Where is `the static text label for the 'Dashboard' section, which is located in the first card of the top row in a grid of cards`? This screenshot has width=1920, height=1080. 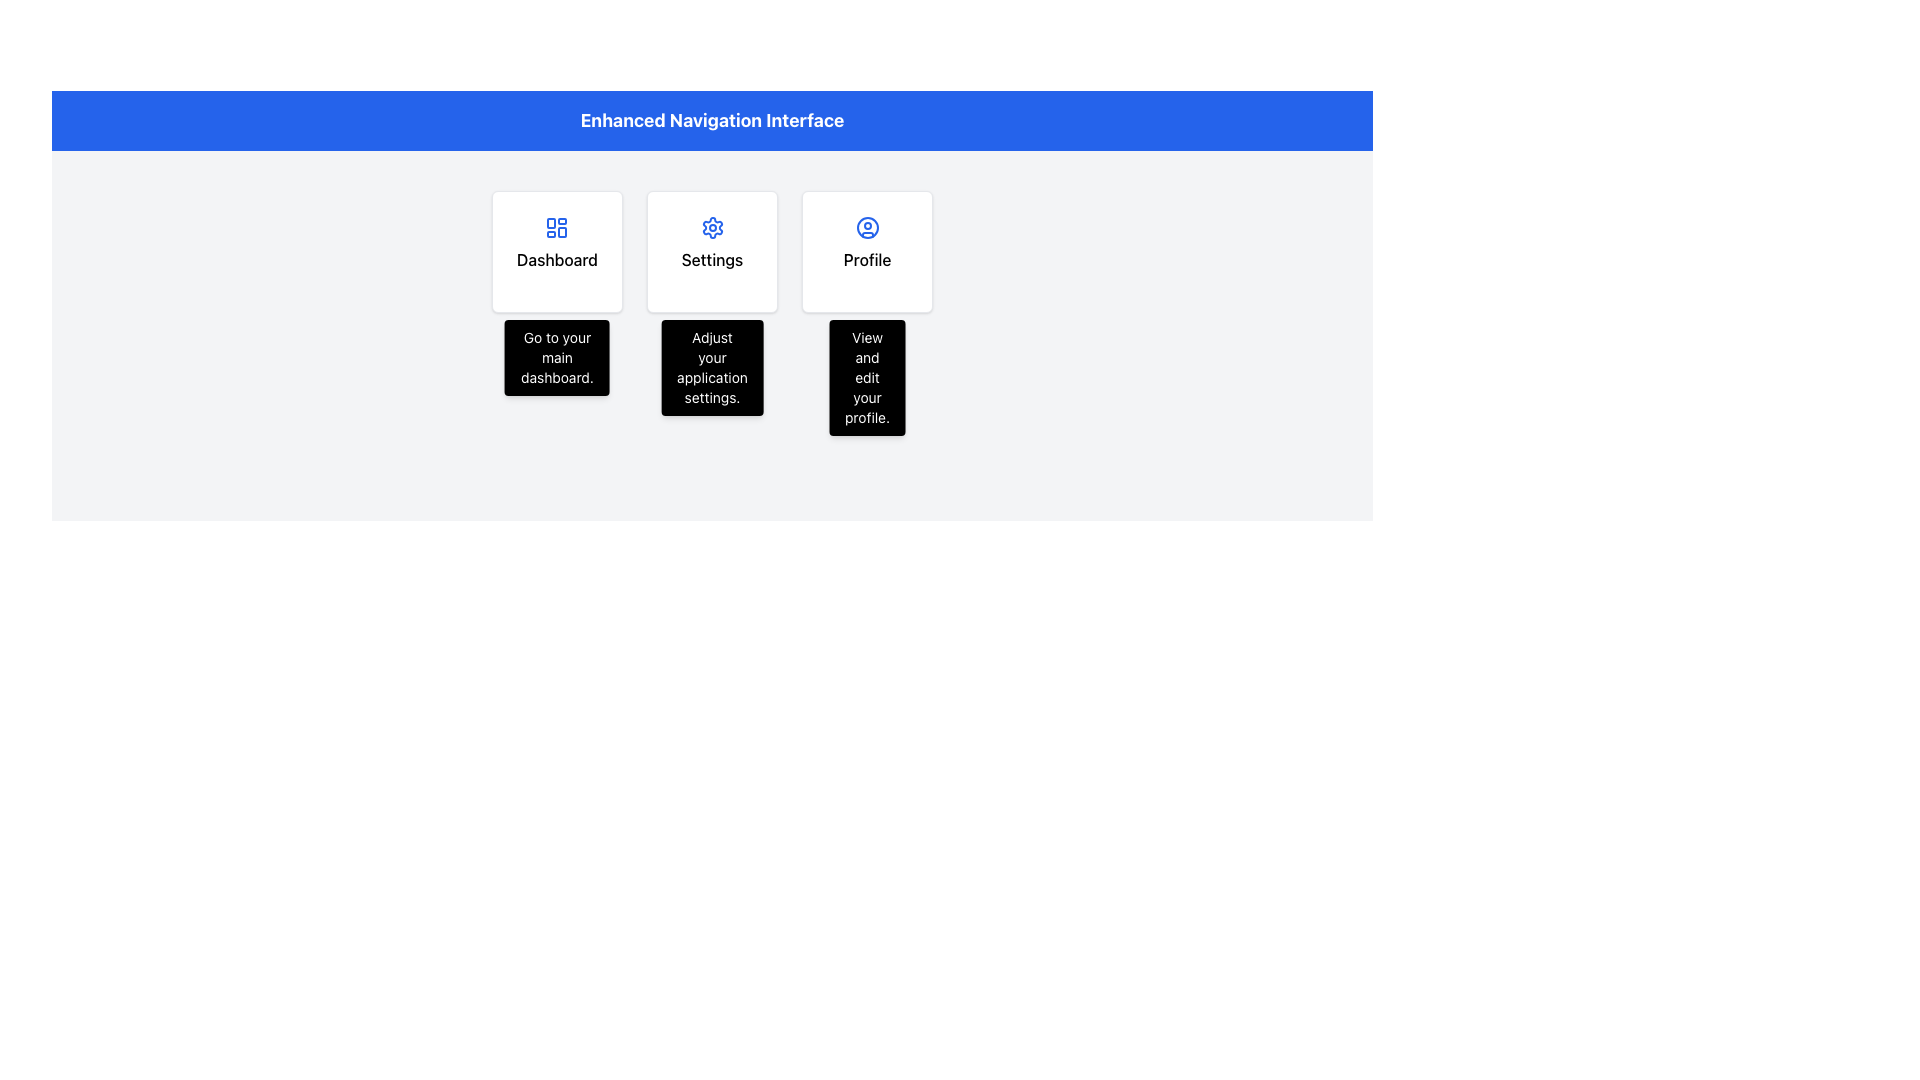
the static text label for the 'Dashboard' section, which is located in the first card of the top row in a grid of cards is located at coordinates (557, 258).